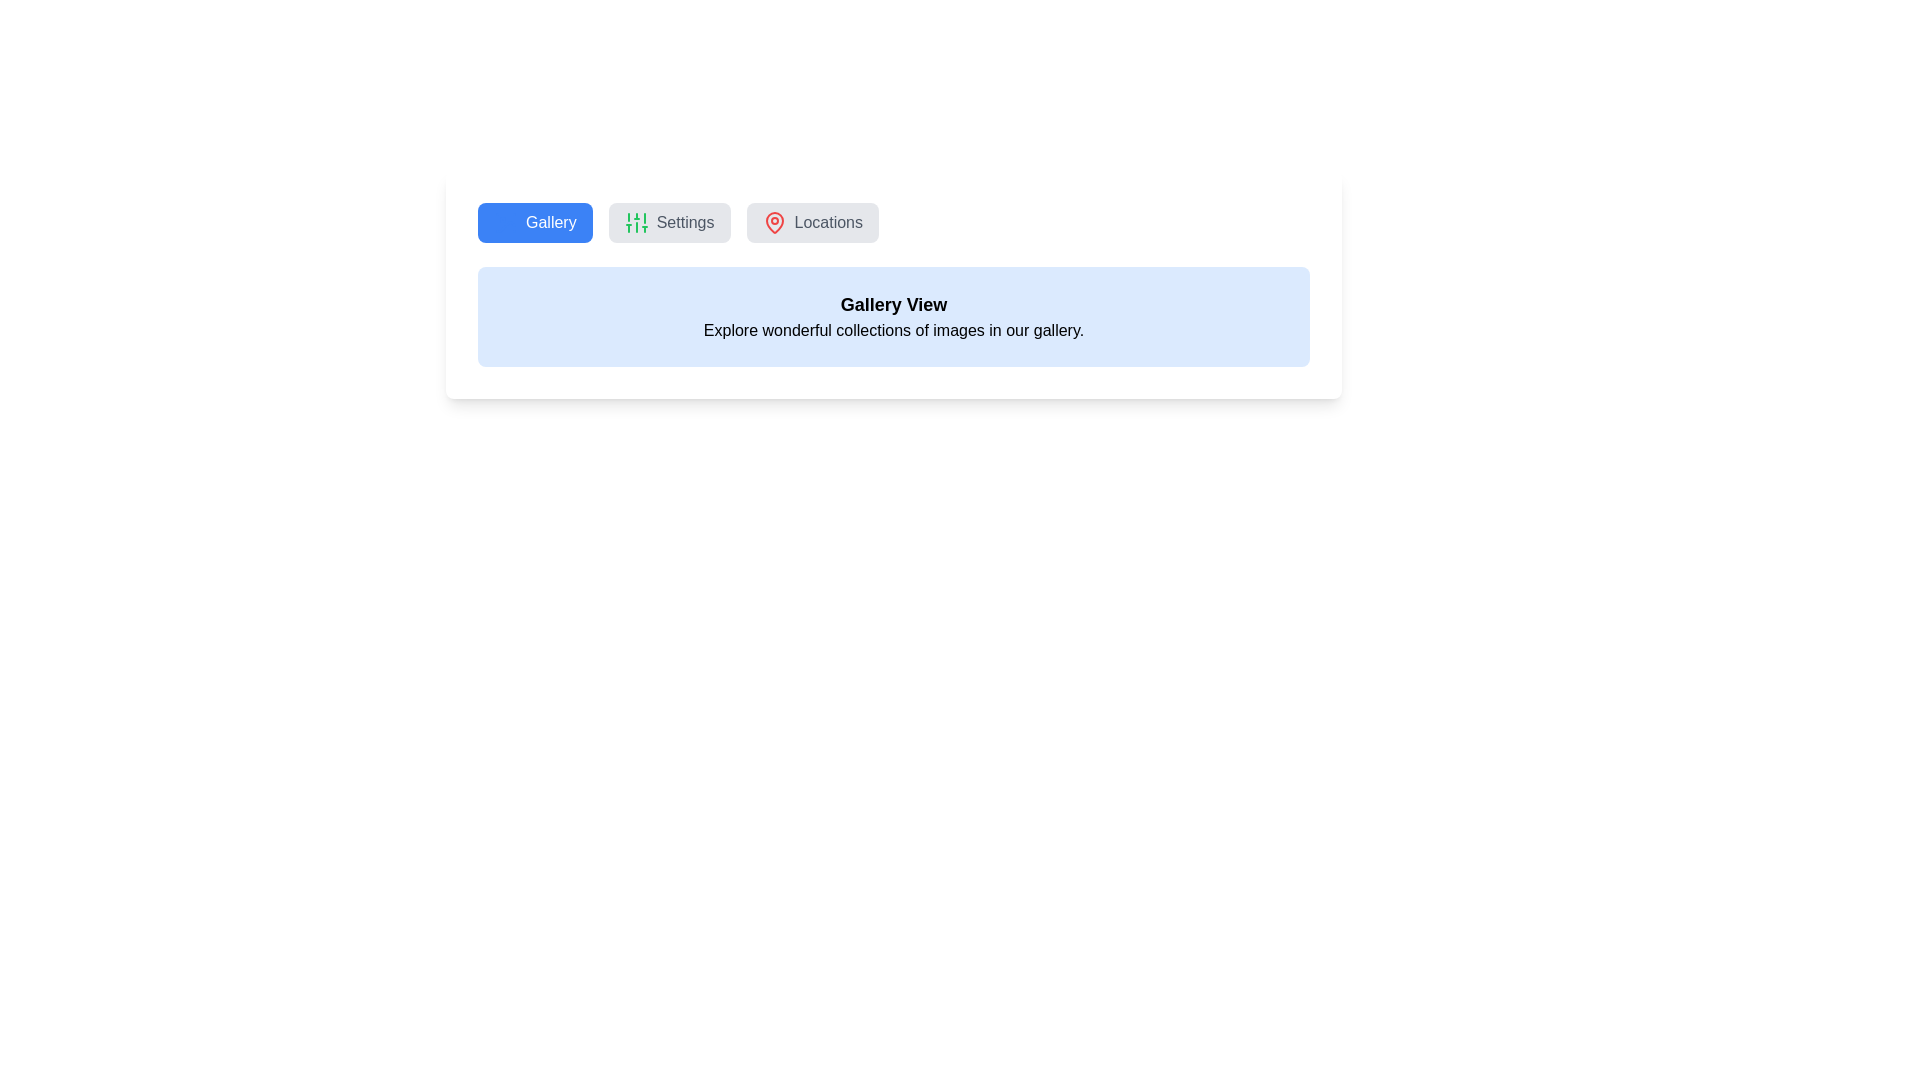  Describe the element at coordinates (535, 223) in the screenshot. I see `the Gallery tab by clicking its corresponding button` at that location.